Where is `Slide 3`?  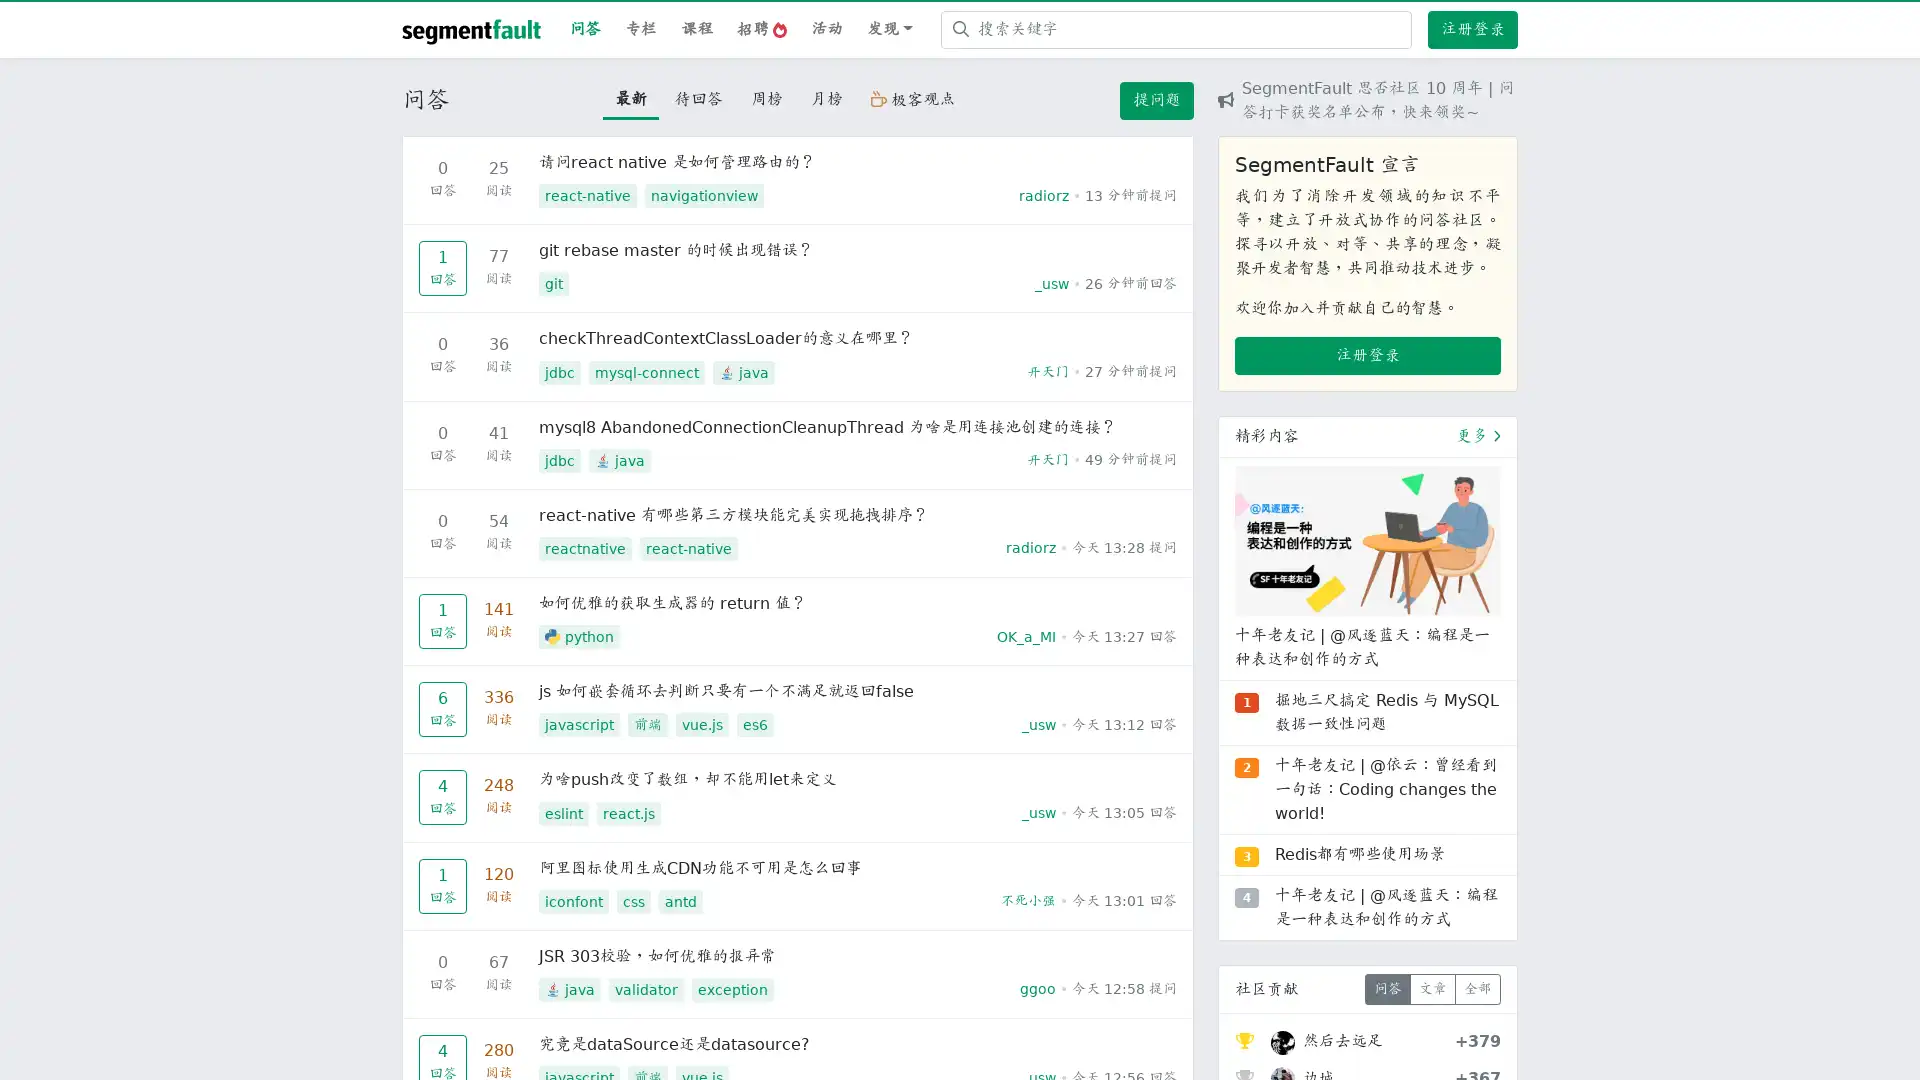
Slide 3 is located at coordinates (1402, 826).